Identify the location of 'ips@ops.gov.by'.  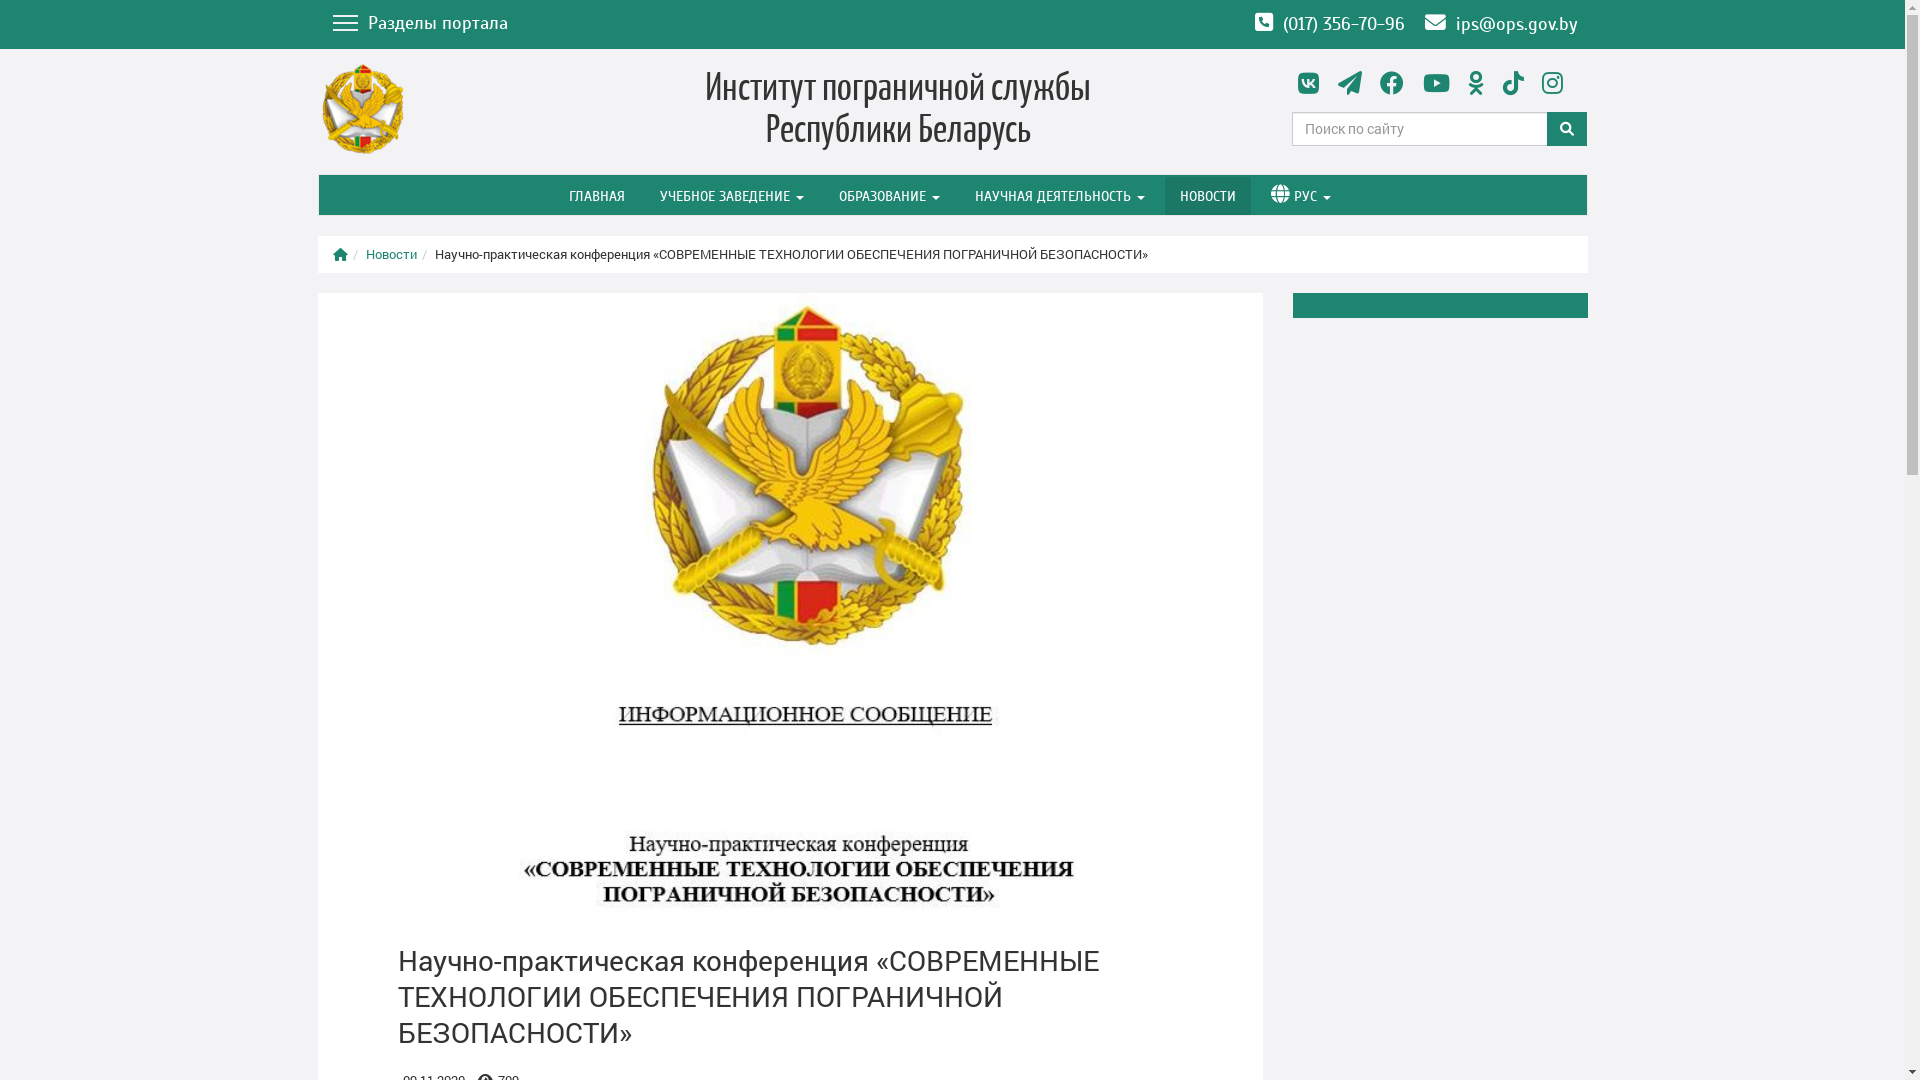
(1413, 24).